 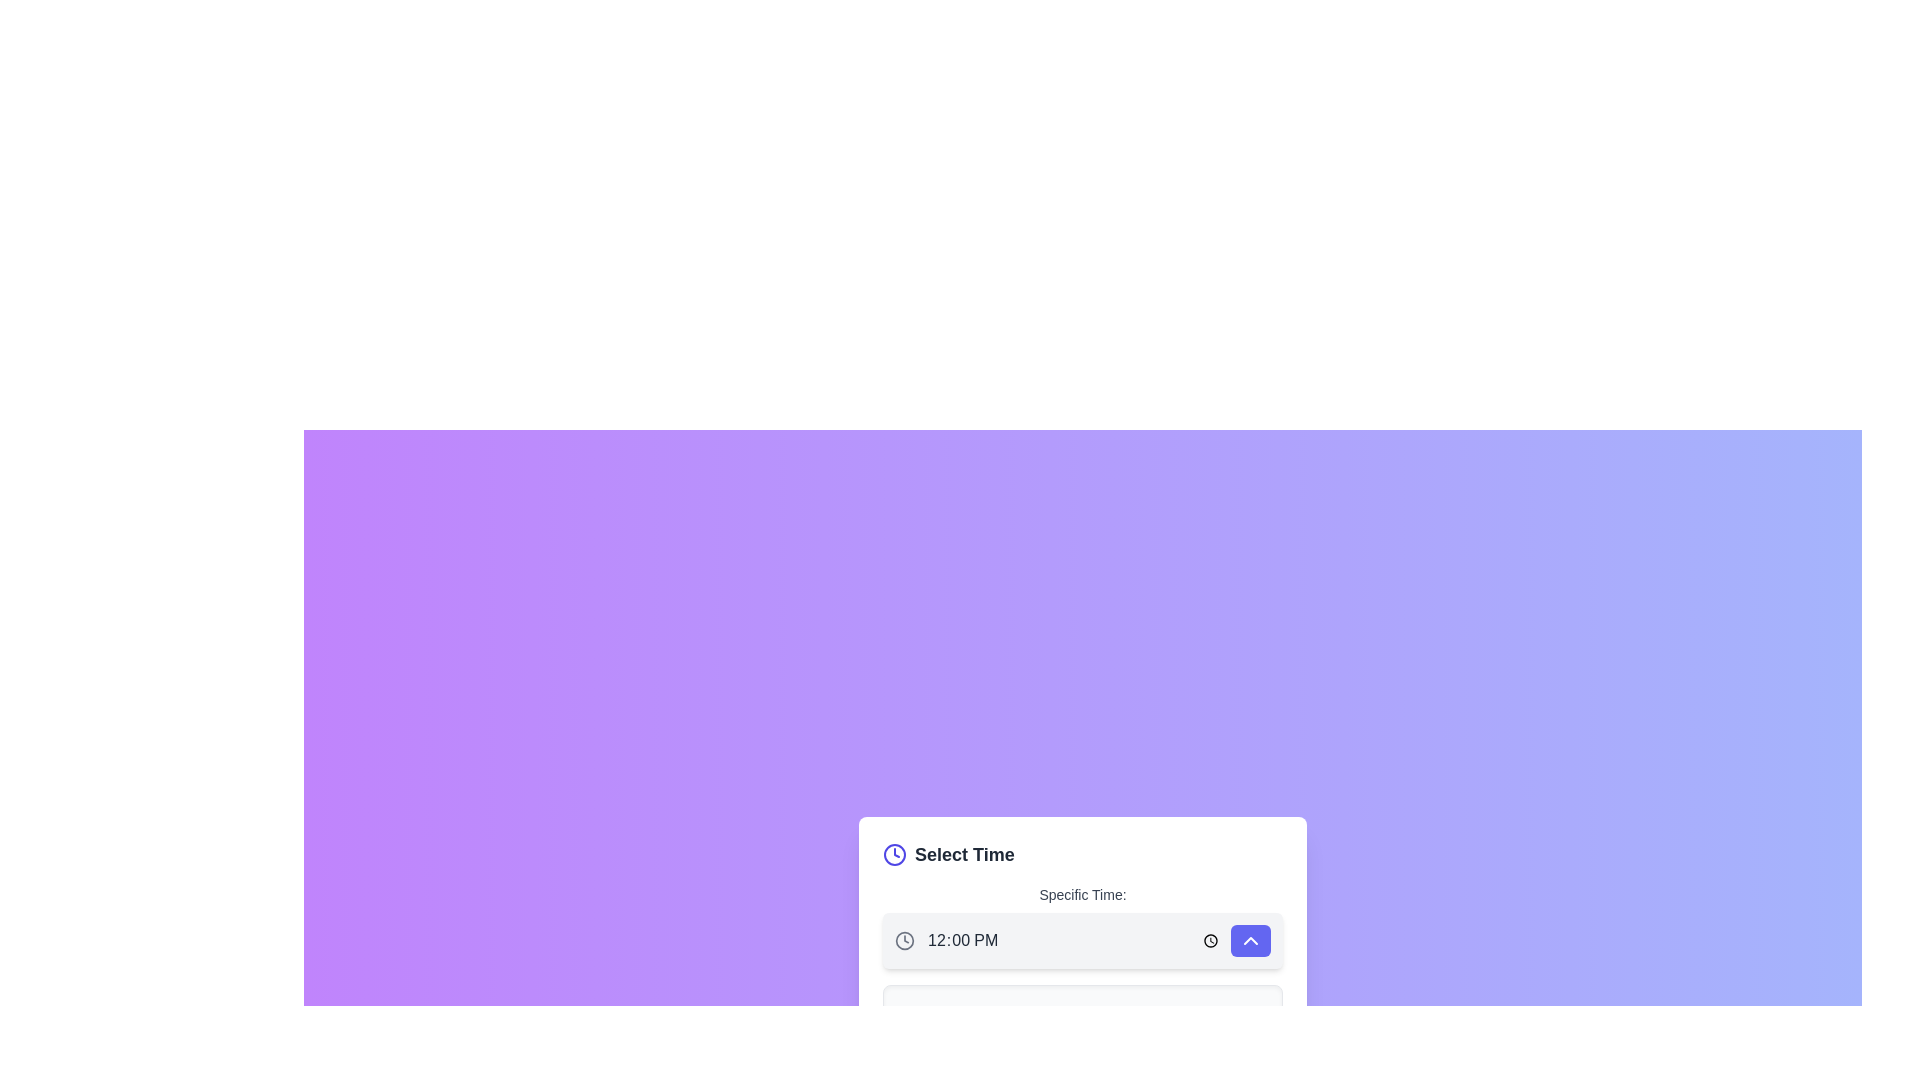 I want to click on the upward-pointing chevron icon located inside the blue button to the far right of the numeric time display for more information, so click(x=1250, y=941).